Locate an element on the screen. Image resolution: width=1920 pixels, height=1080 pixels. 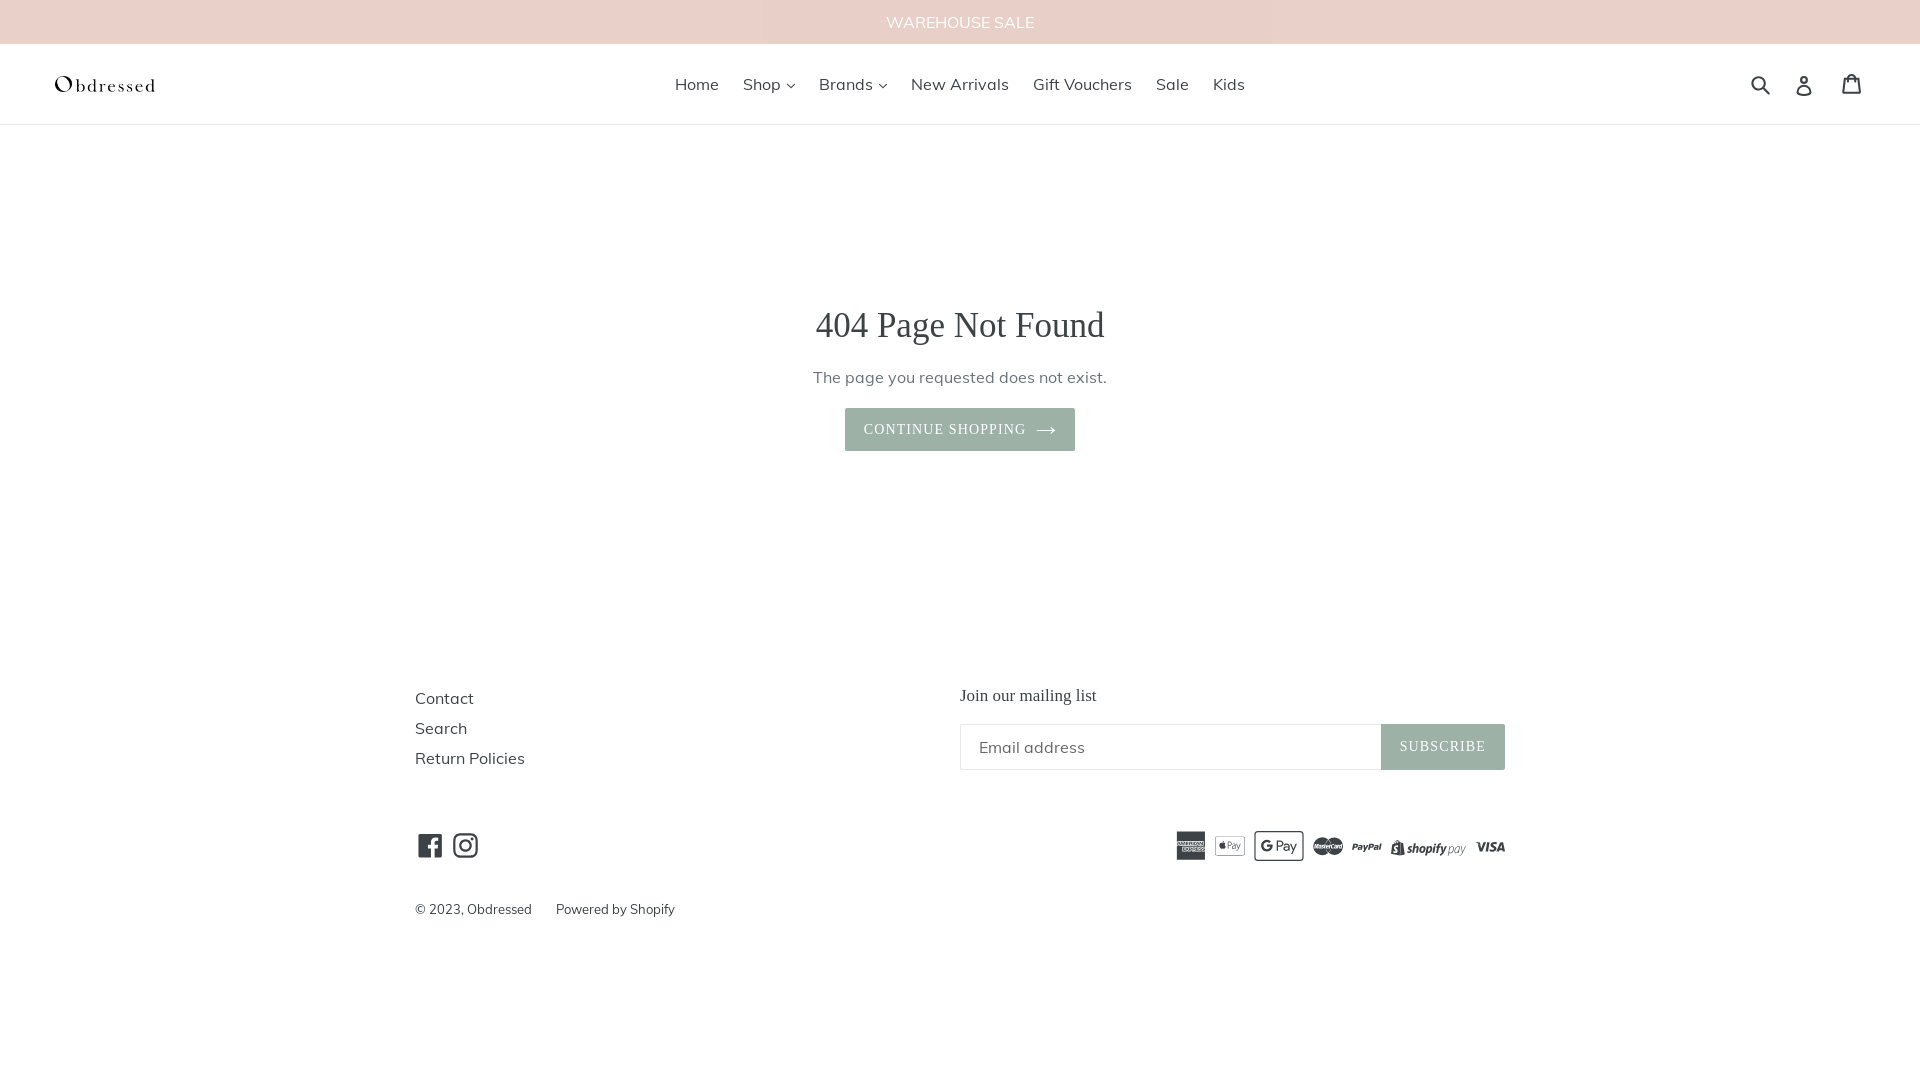
'Powered by Shopify' is located at coordinates (614, 909).